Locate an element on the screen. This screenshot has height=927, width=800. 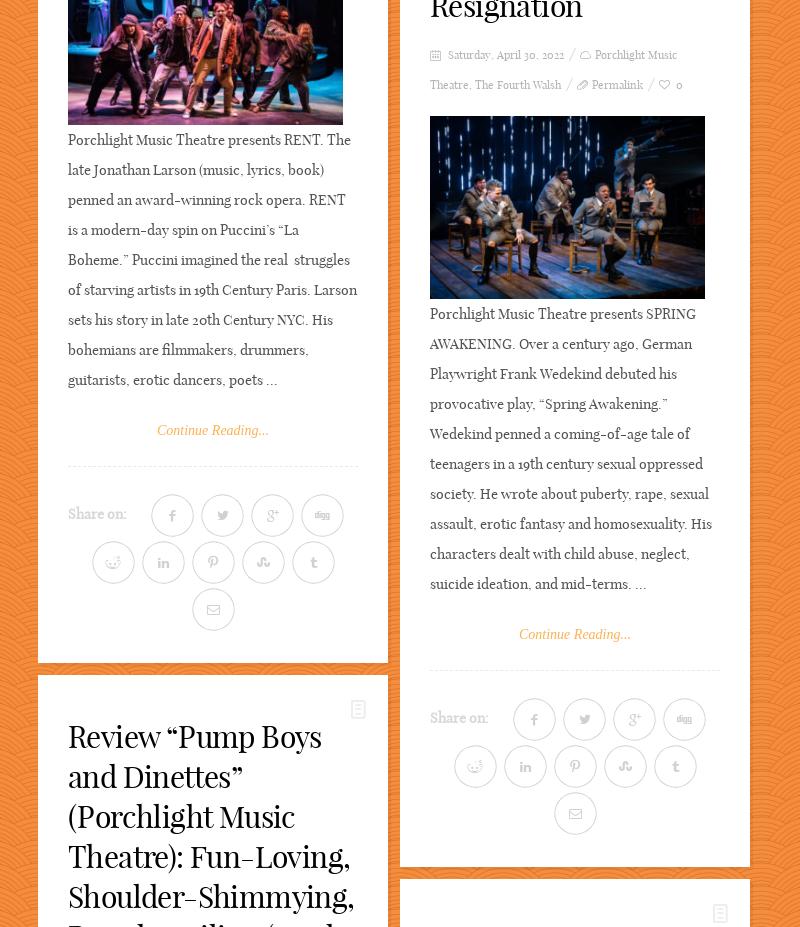
'Porchlight Music Theatre presents RENT.
The late Jonathan Larson (music, lyrics, book) penned an award-winning rock opera. RENT is a modern-day spin on Puccini’s “La Boheme.” Puccini imagined the real  struggles of starving artists in 19th Century Paris. Larson sets his story in late 20th Century NYC. His bohemians are filmmakers, drummers, guitarists, erotic dancers, poets ...' is located at coordinates (212, 260).